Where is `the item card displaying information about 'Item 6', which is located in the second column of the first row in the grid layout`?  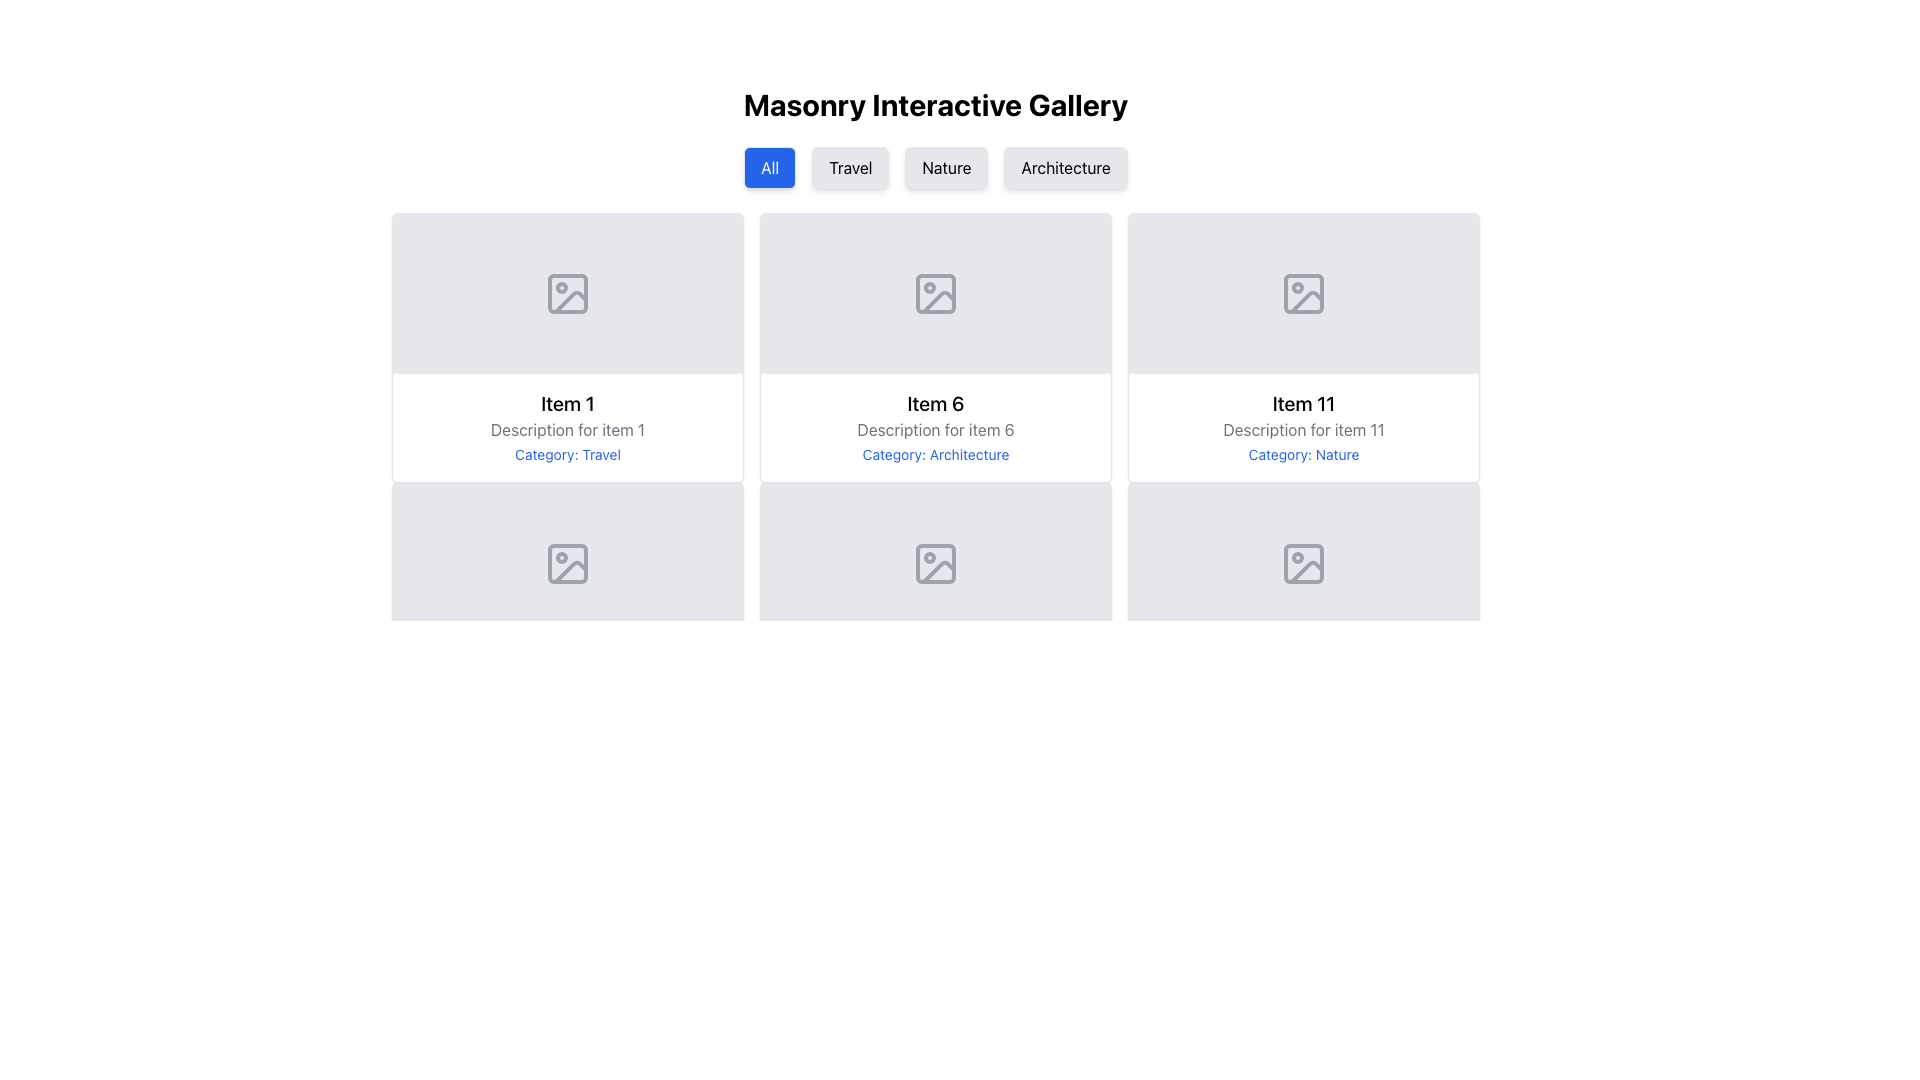
the item card displaying information about 'Item 6', which is located in the second column of the first row in the grid layout is located at coordinates (935, 346).